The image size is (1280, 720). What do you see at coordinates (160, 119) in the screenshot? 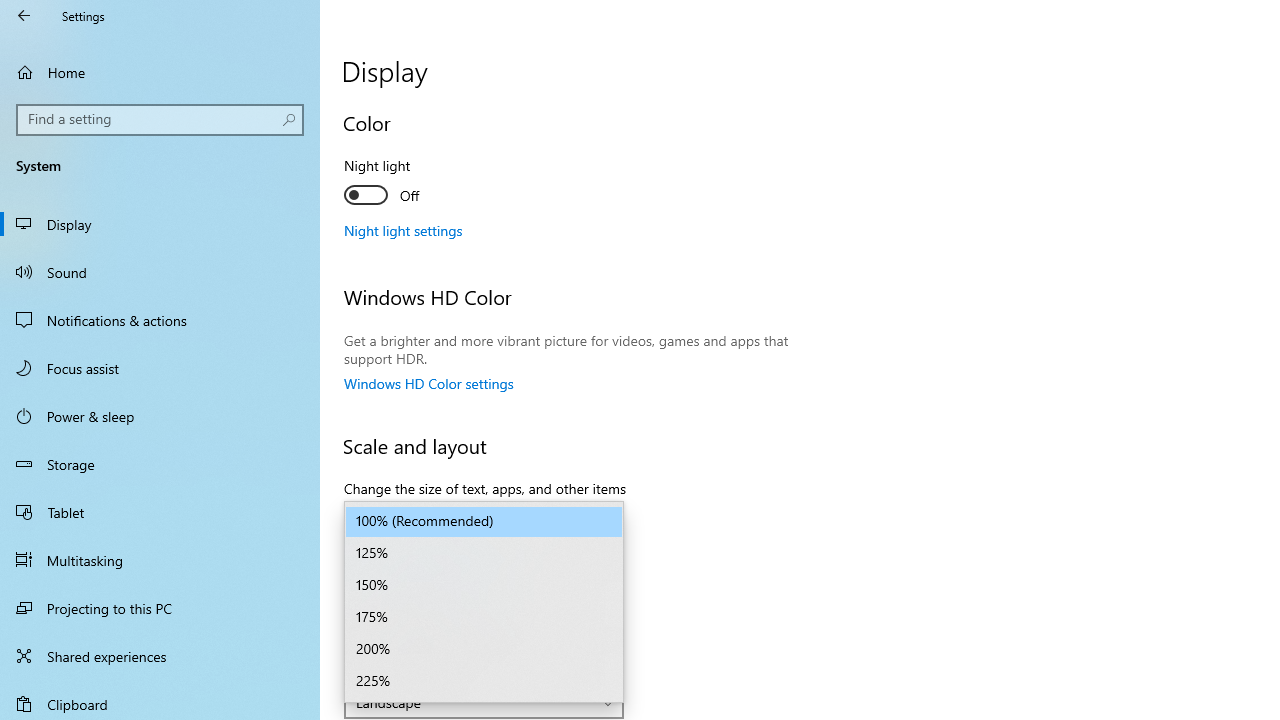
I see `'Search box, Find a setting'` at bounding box center [160, 119].